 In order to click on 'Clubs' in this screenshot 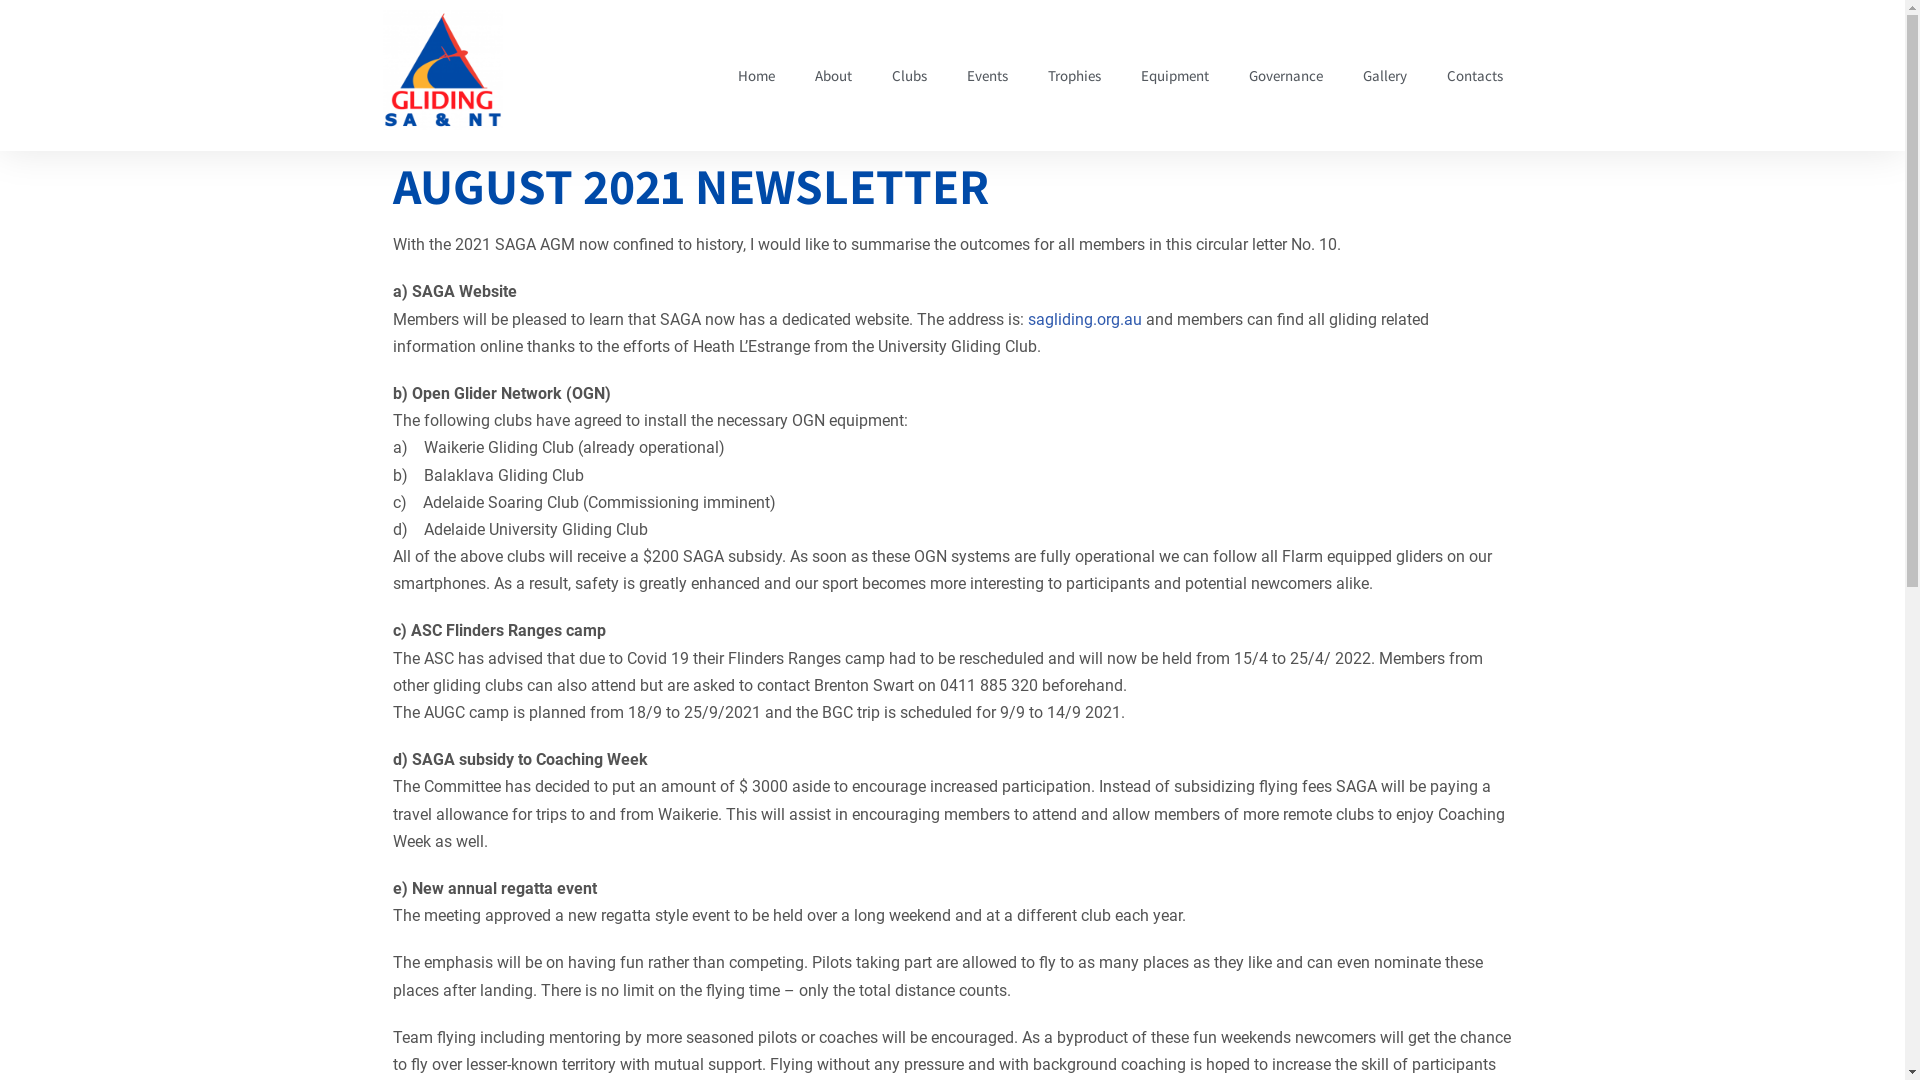, I will do `click(872, 75)`.